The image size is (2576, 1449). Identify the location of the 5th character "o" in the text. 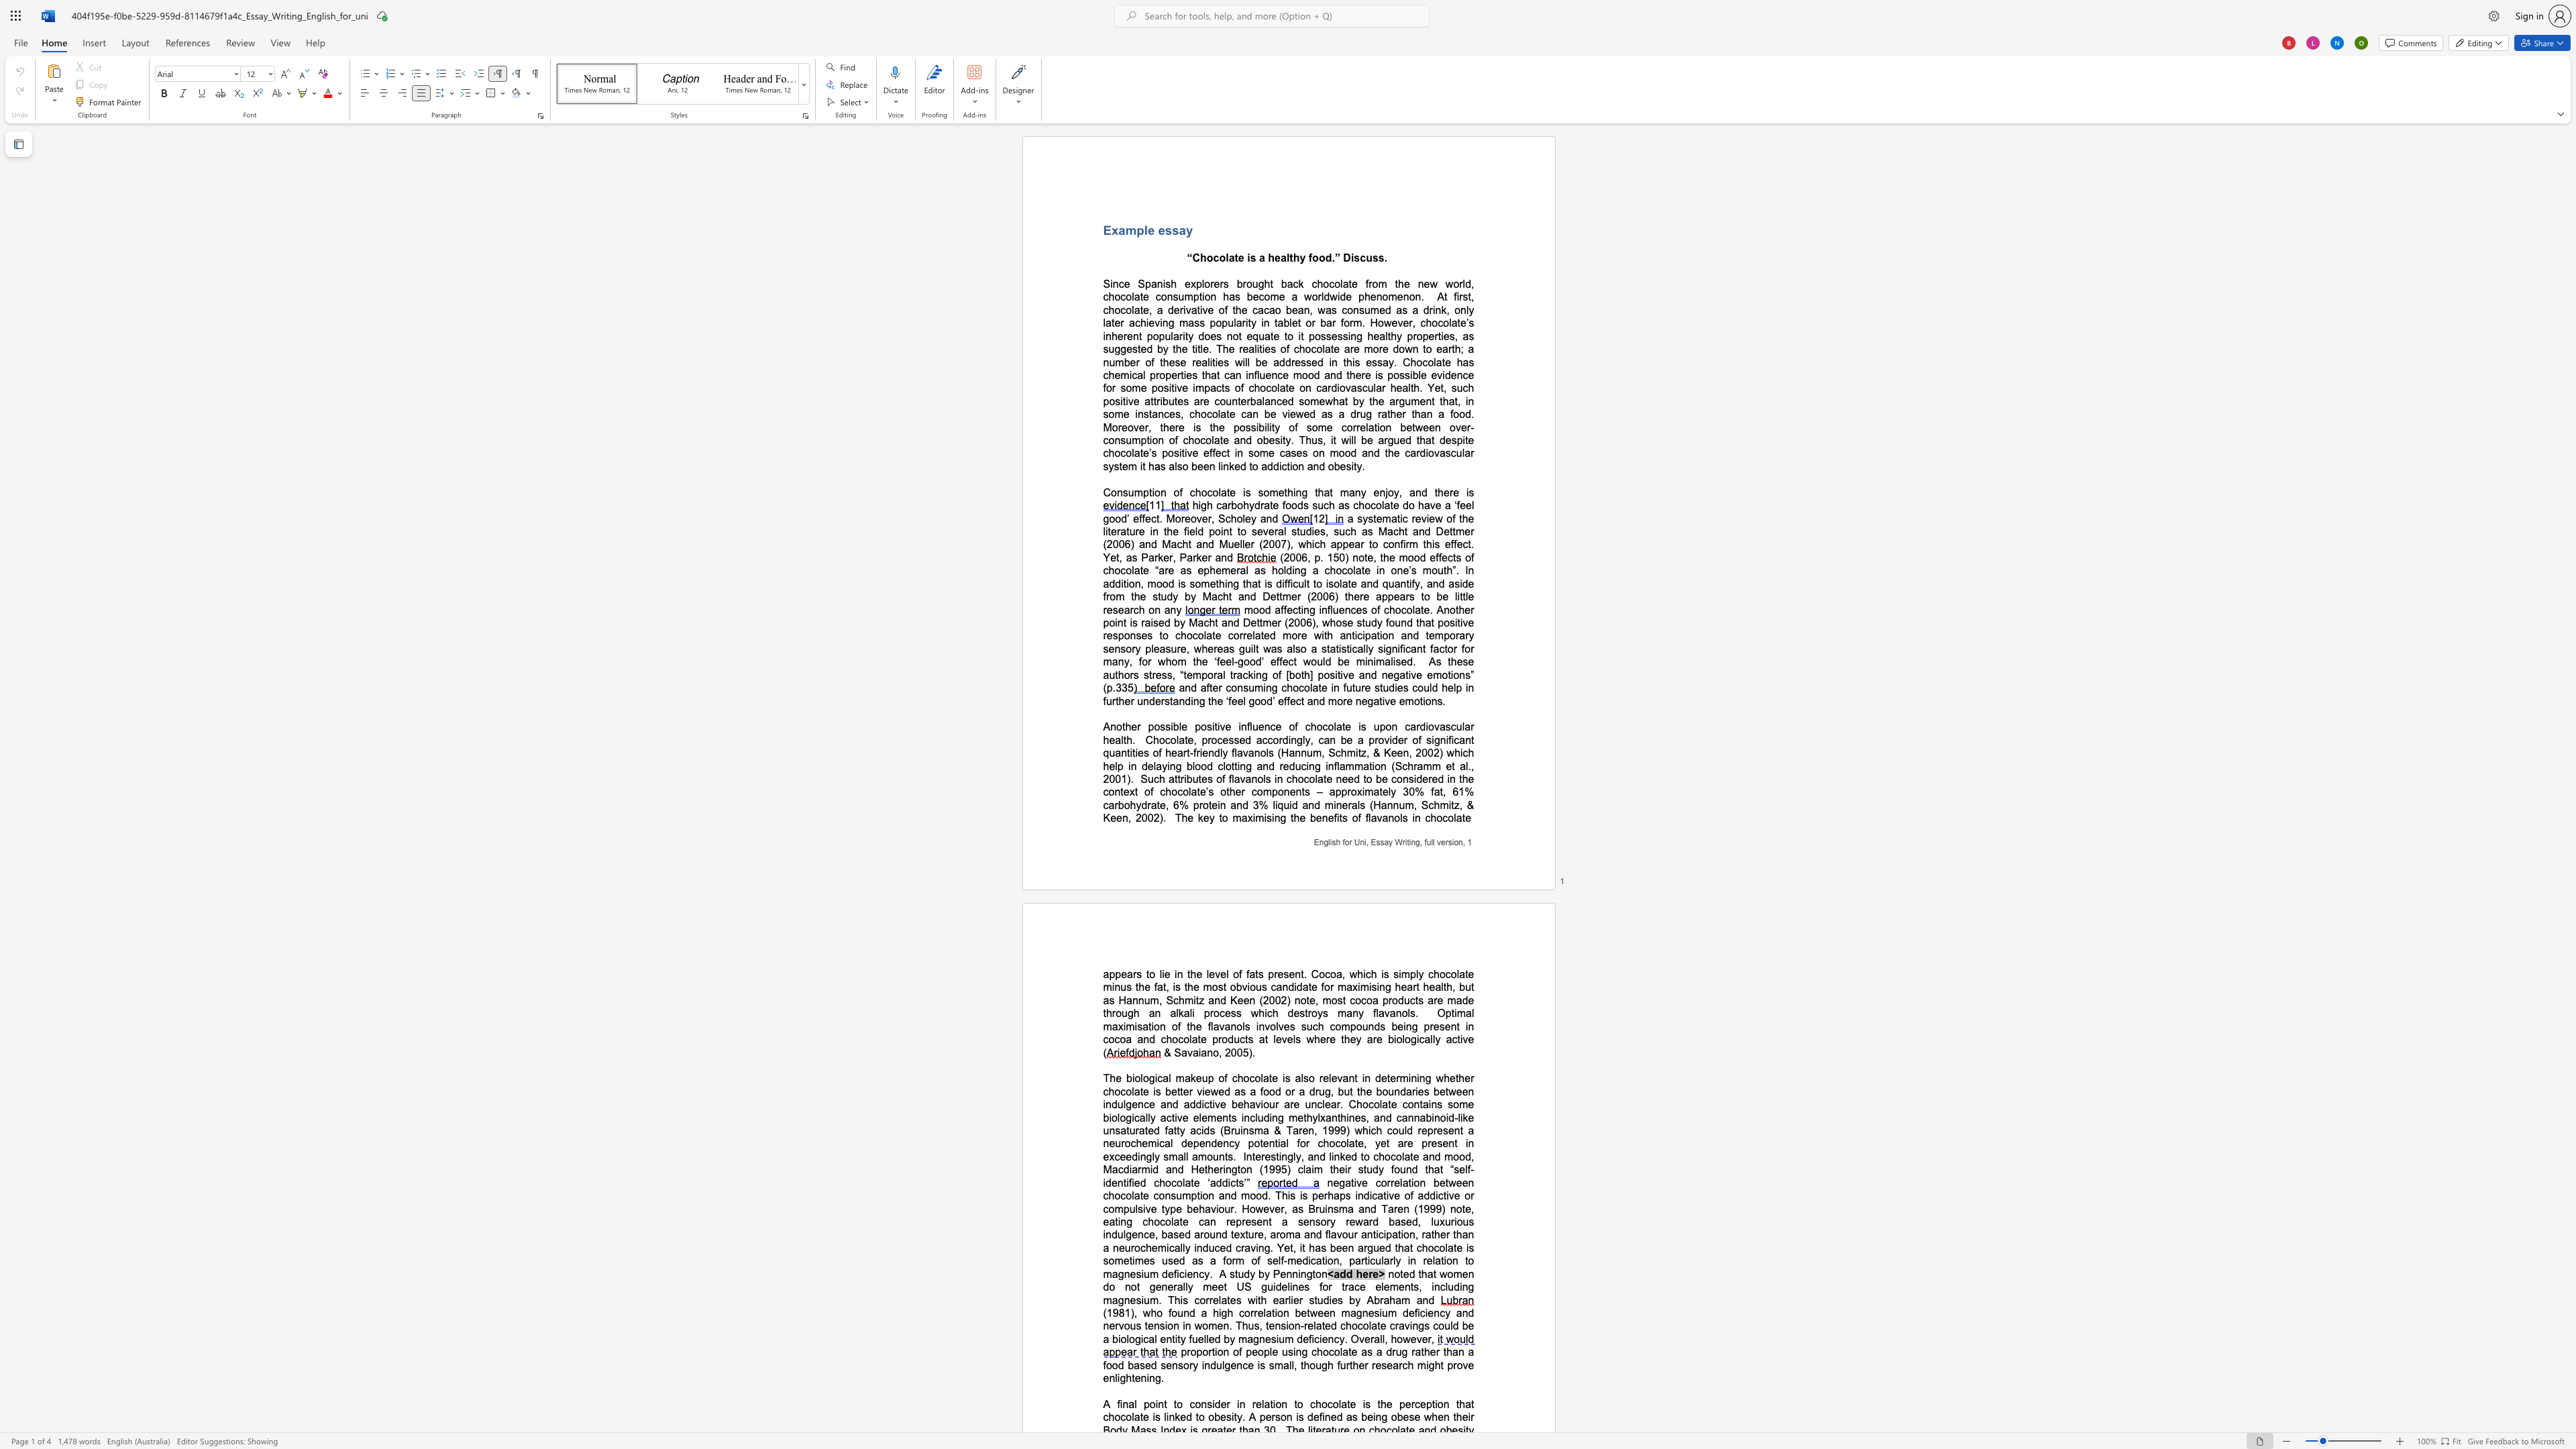
(1257, 1077).